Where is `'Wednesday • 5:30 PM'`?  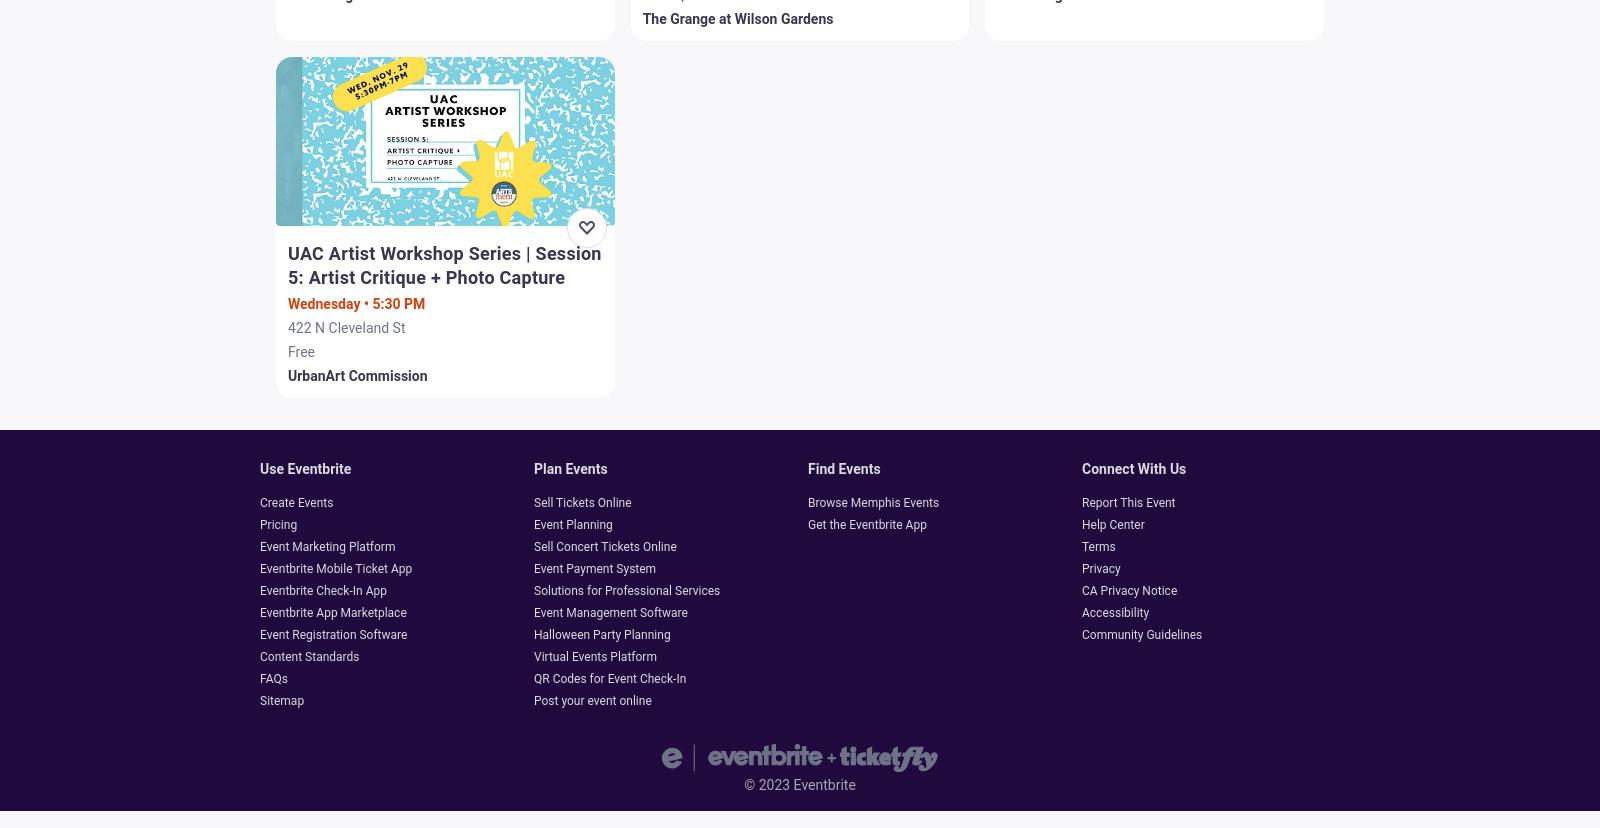 'Wednesday • 5:30 PM' is located at coordinates (356, 303).